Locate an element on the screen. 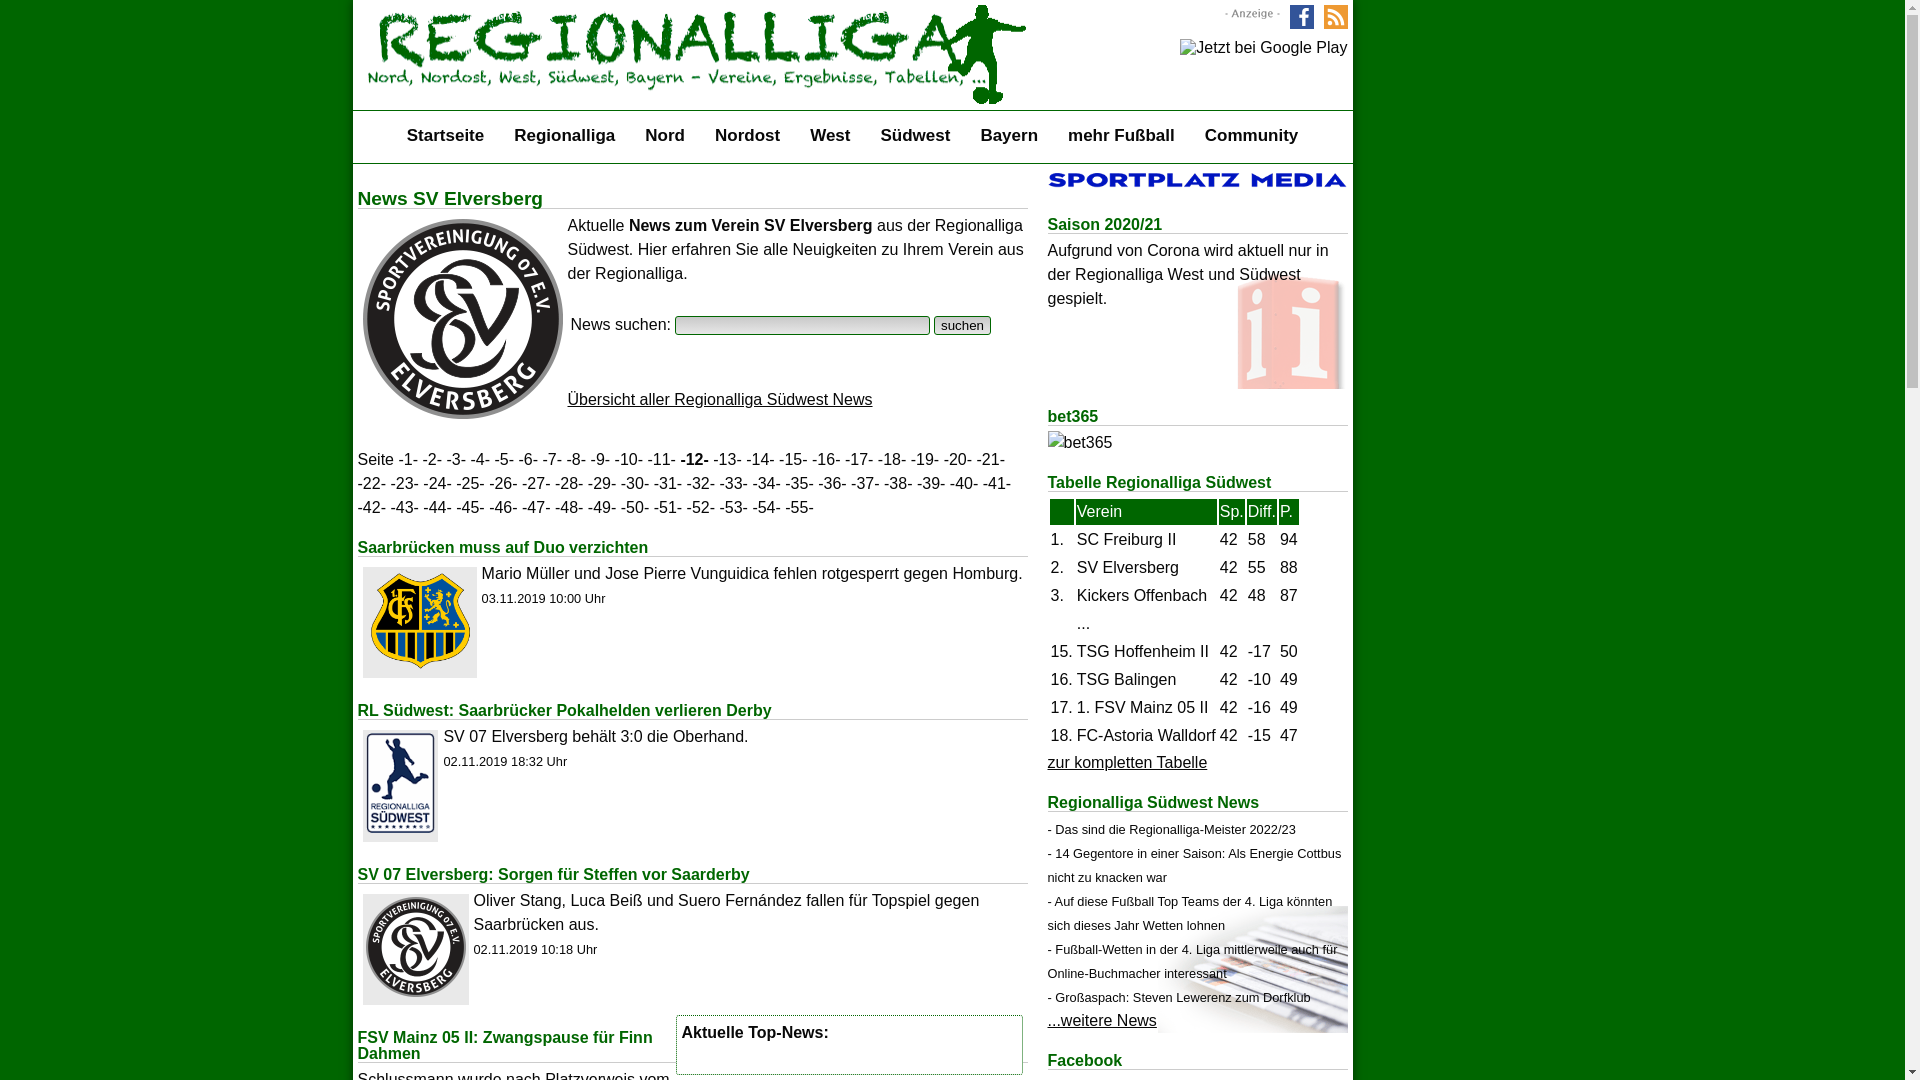  '-36-' is located at coordinates (831, 483).